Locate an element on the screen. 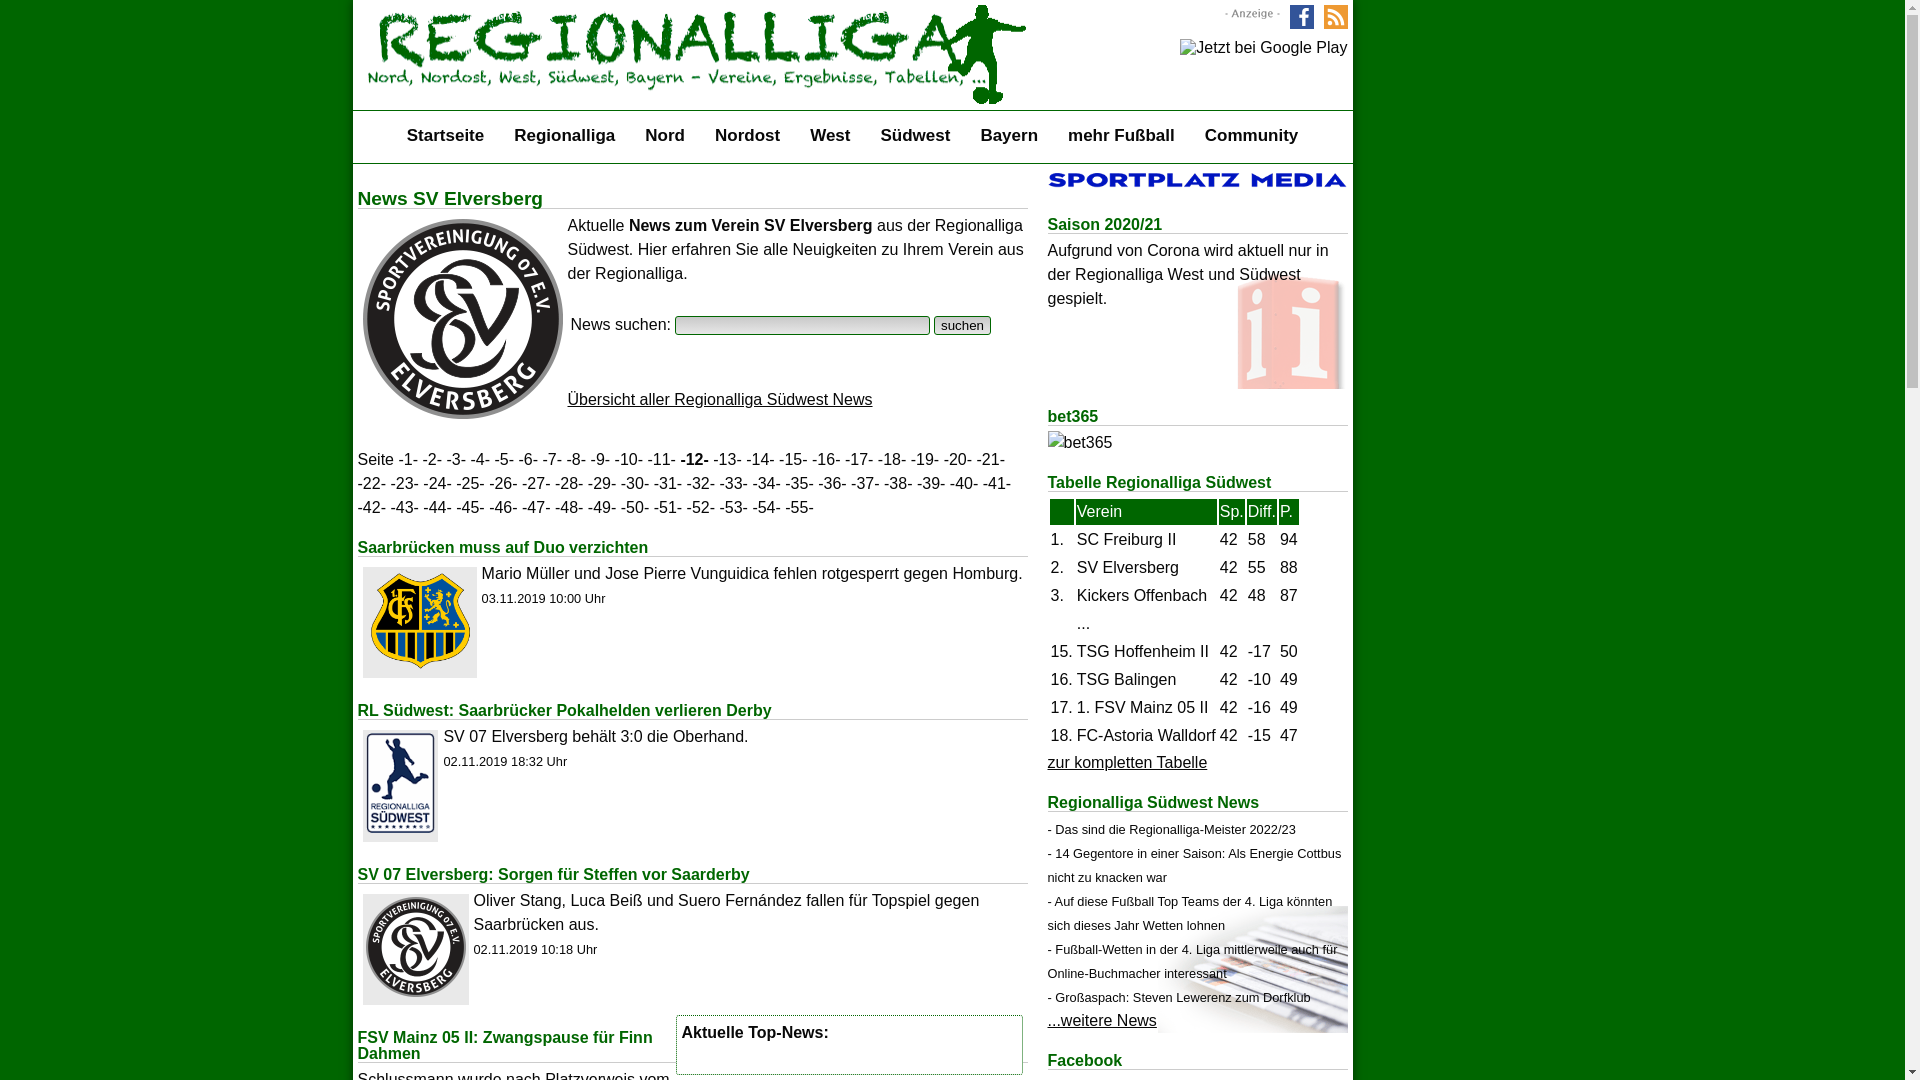  '-36-' is located at coordinates (831, 483).